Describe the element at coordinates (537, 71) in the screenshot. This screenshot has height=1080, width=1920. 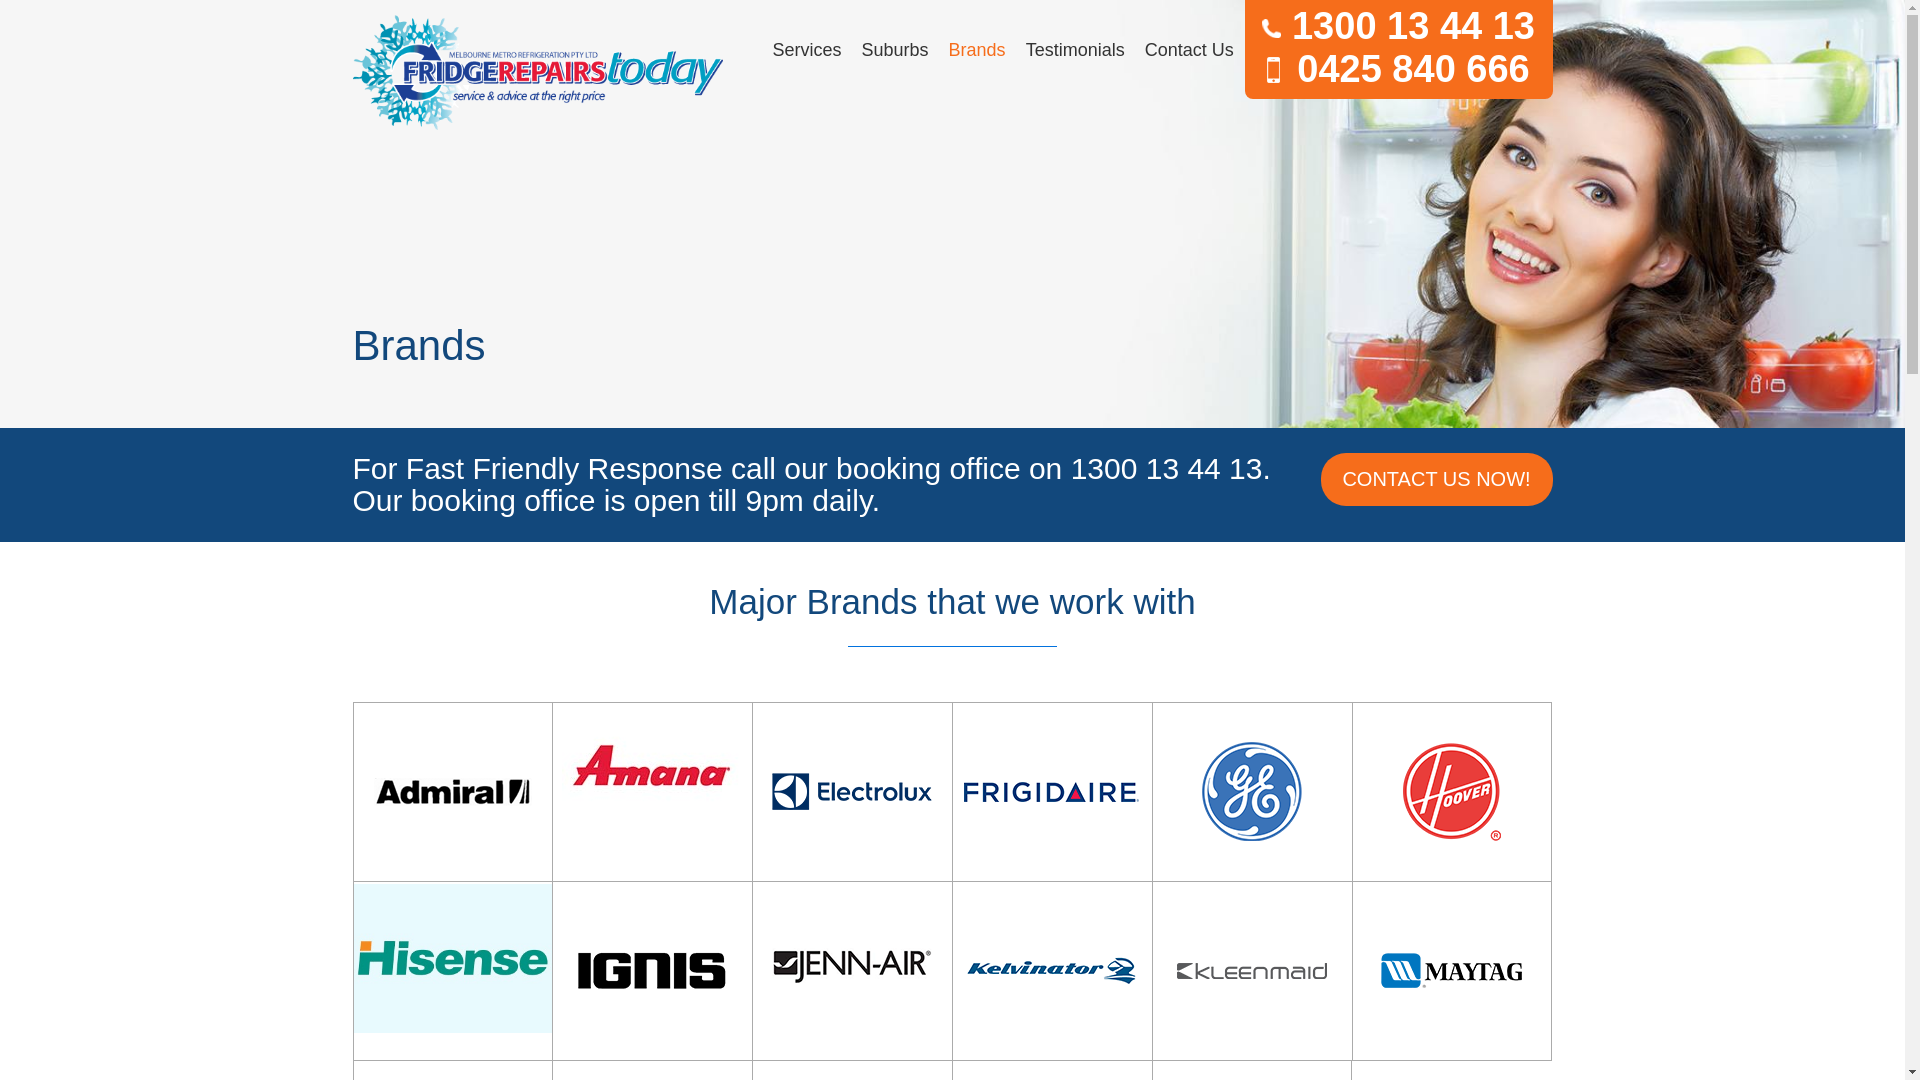
I see `'Fridge Repairs Today'` at that location.